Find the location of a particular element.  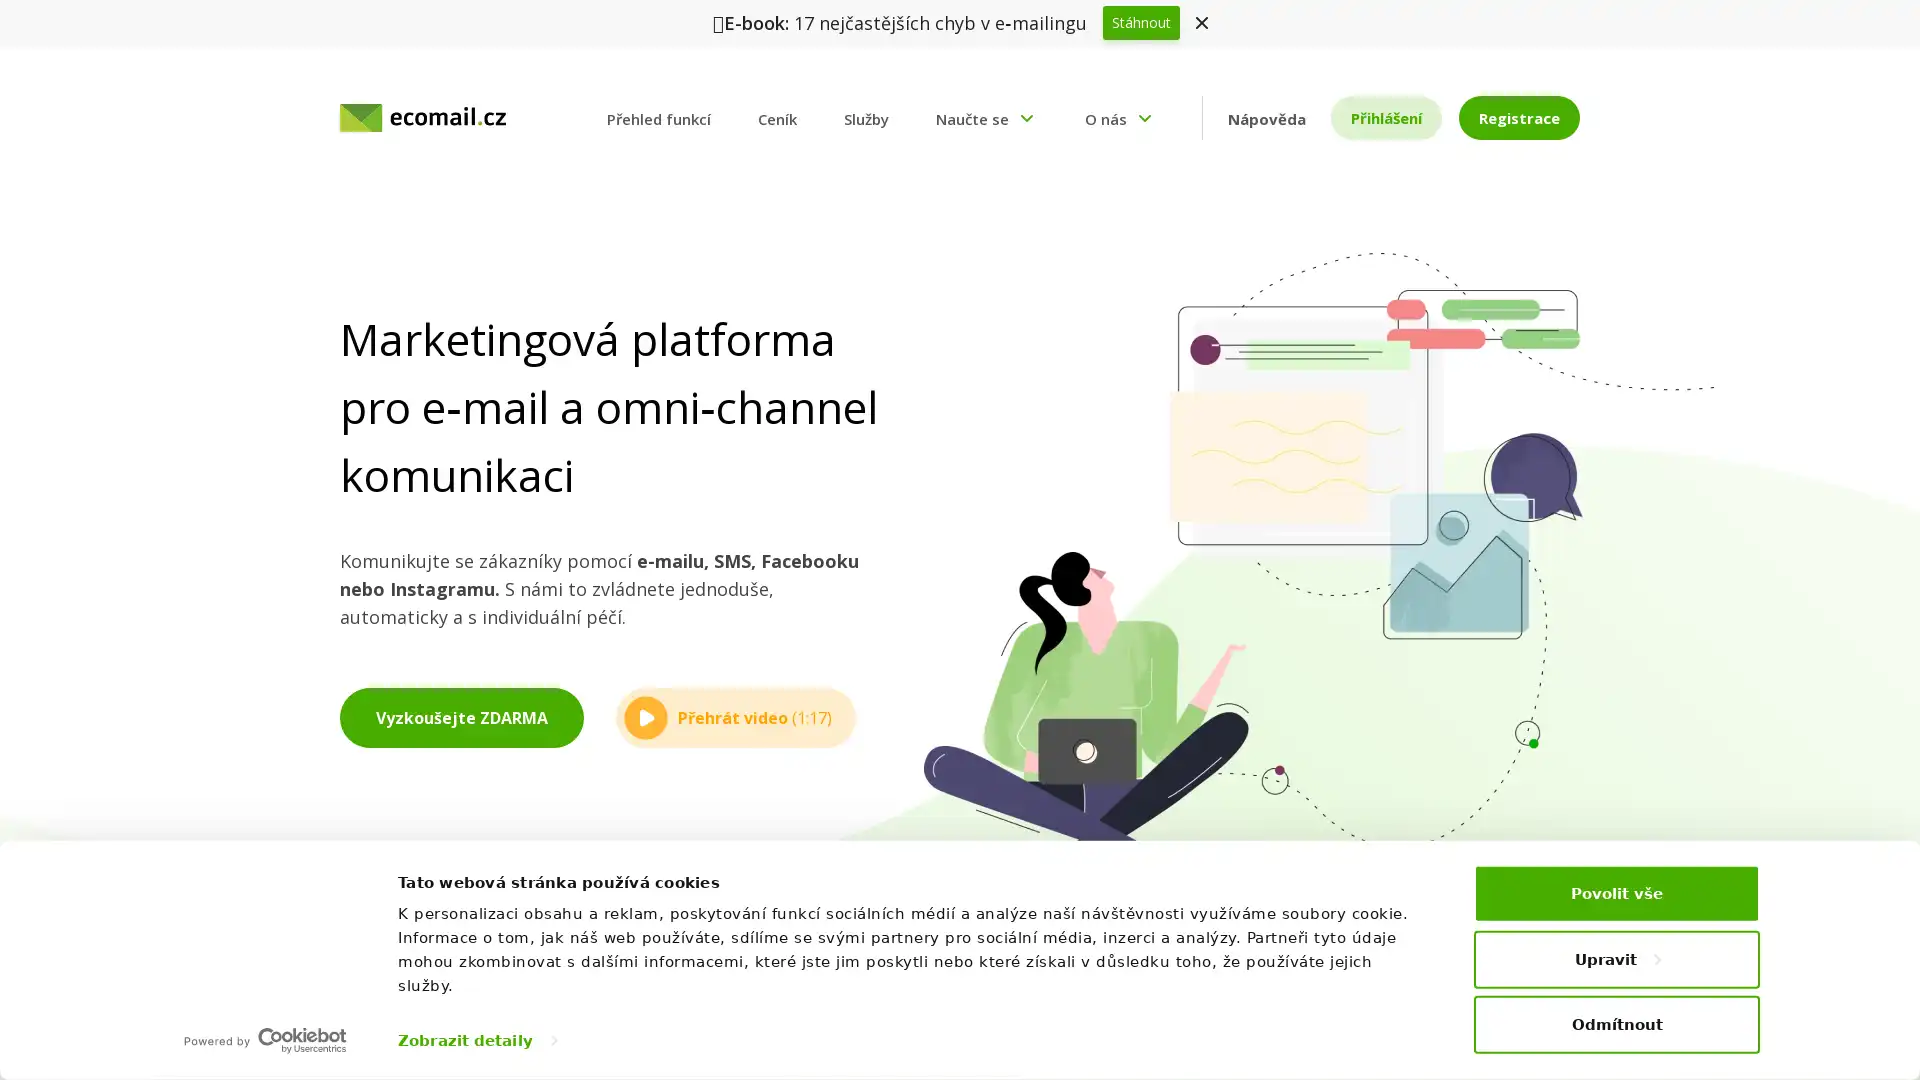

Prihlaseni is located at coordinates (1384, 118).